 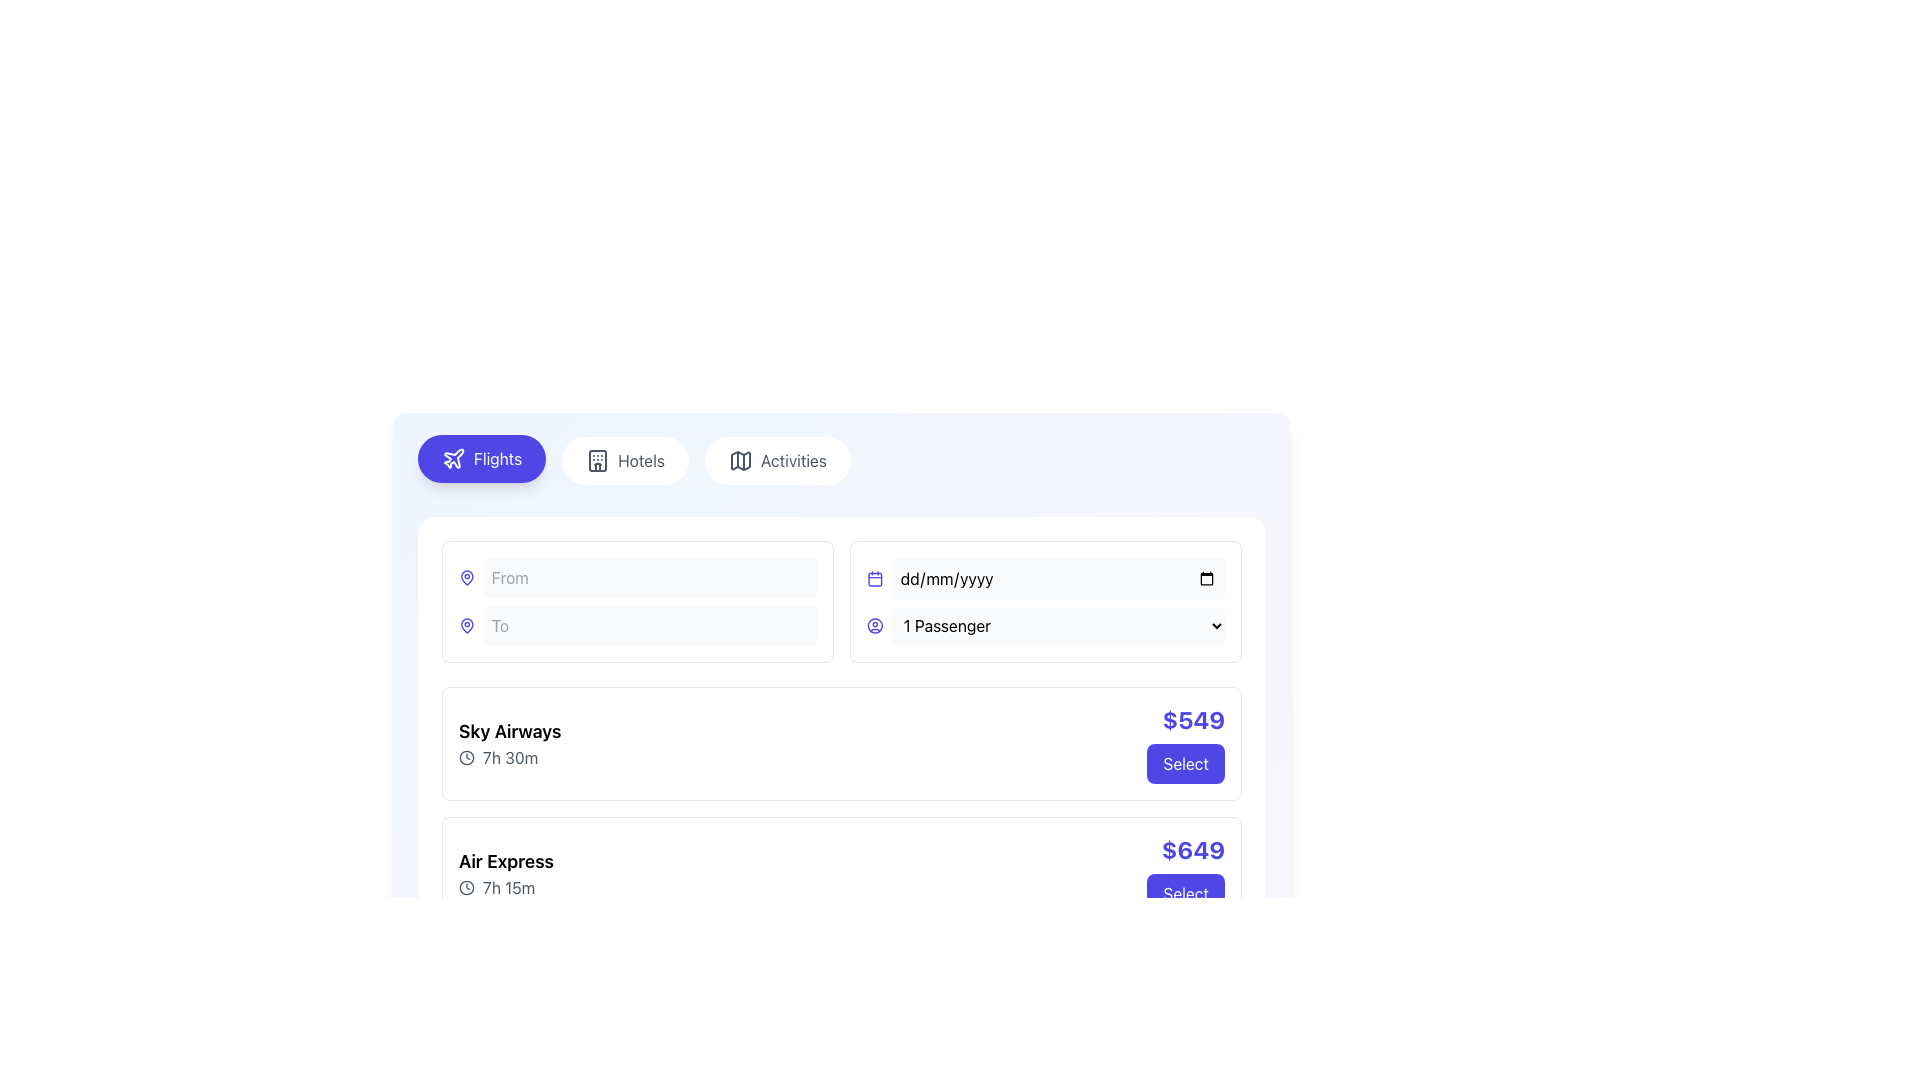 What do you see at coordinates (792, 461) in the screenshot?
I see `the 'Activities' text label/button located at the top-center region of the interface` at bounding box center [792, 461].